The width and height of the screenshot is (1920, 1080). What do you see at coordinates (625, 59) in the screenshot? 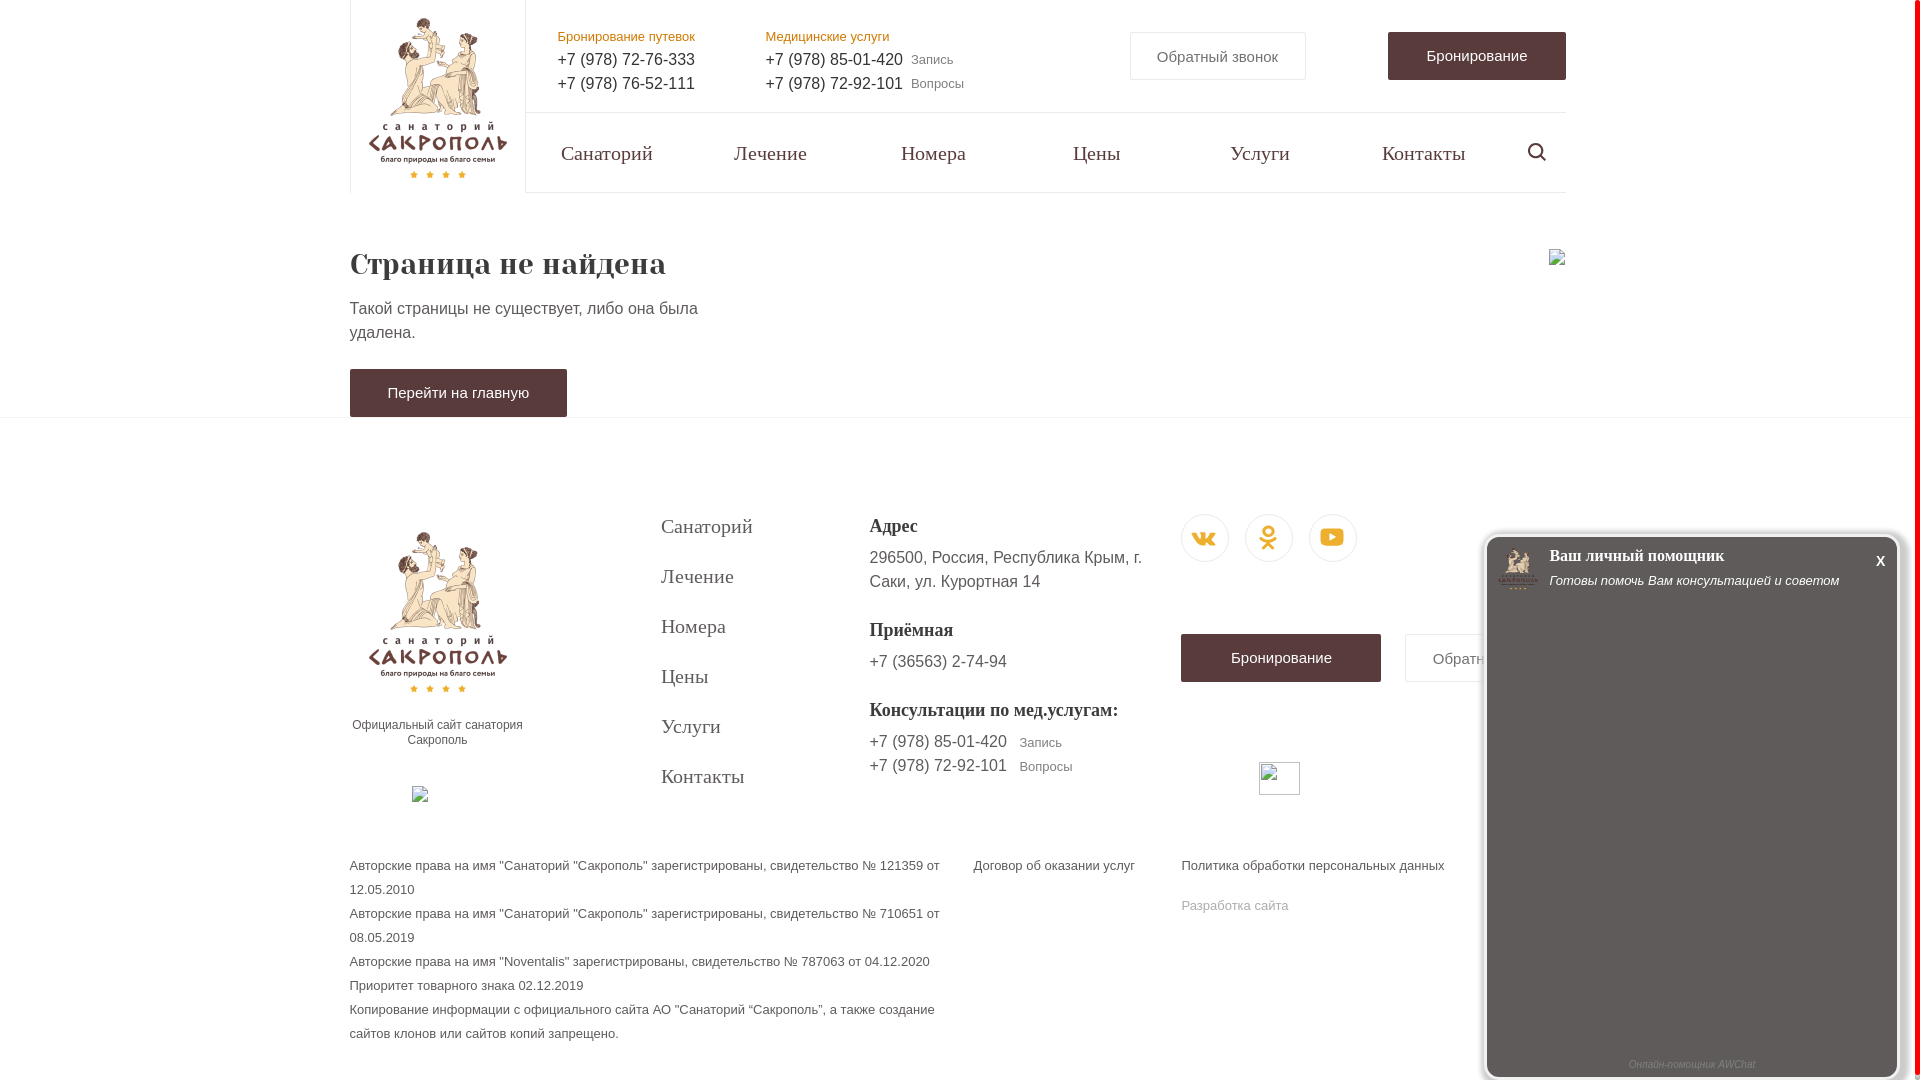
I see `'+7 (978) 72-76-333'` at bounding box center [625, 59].